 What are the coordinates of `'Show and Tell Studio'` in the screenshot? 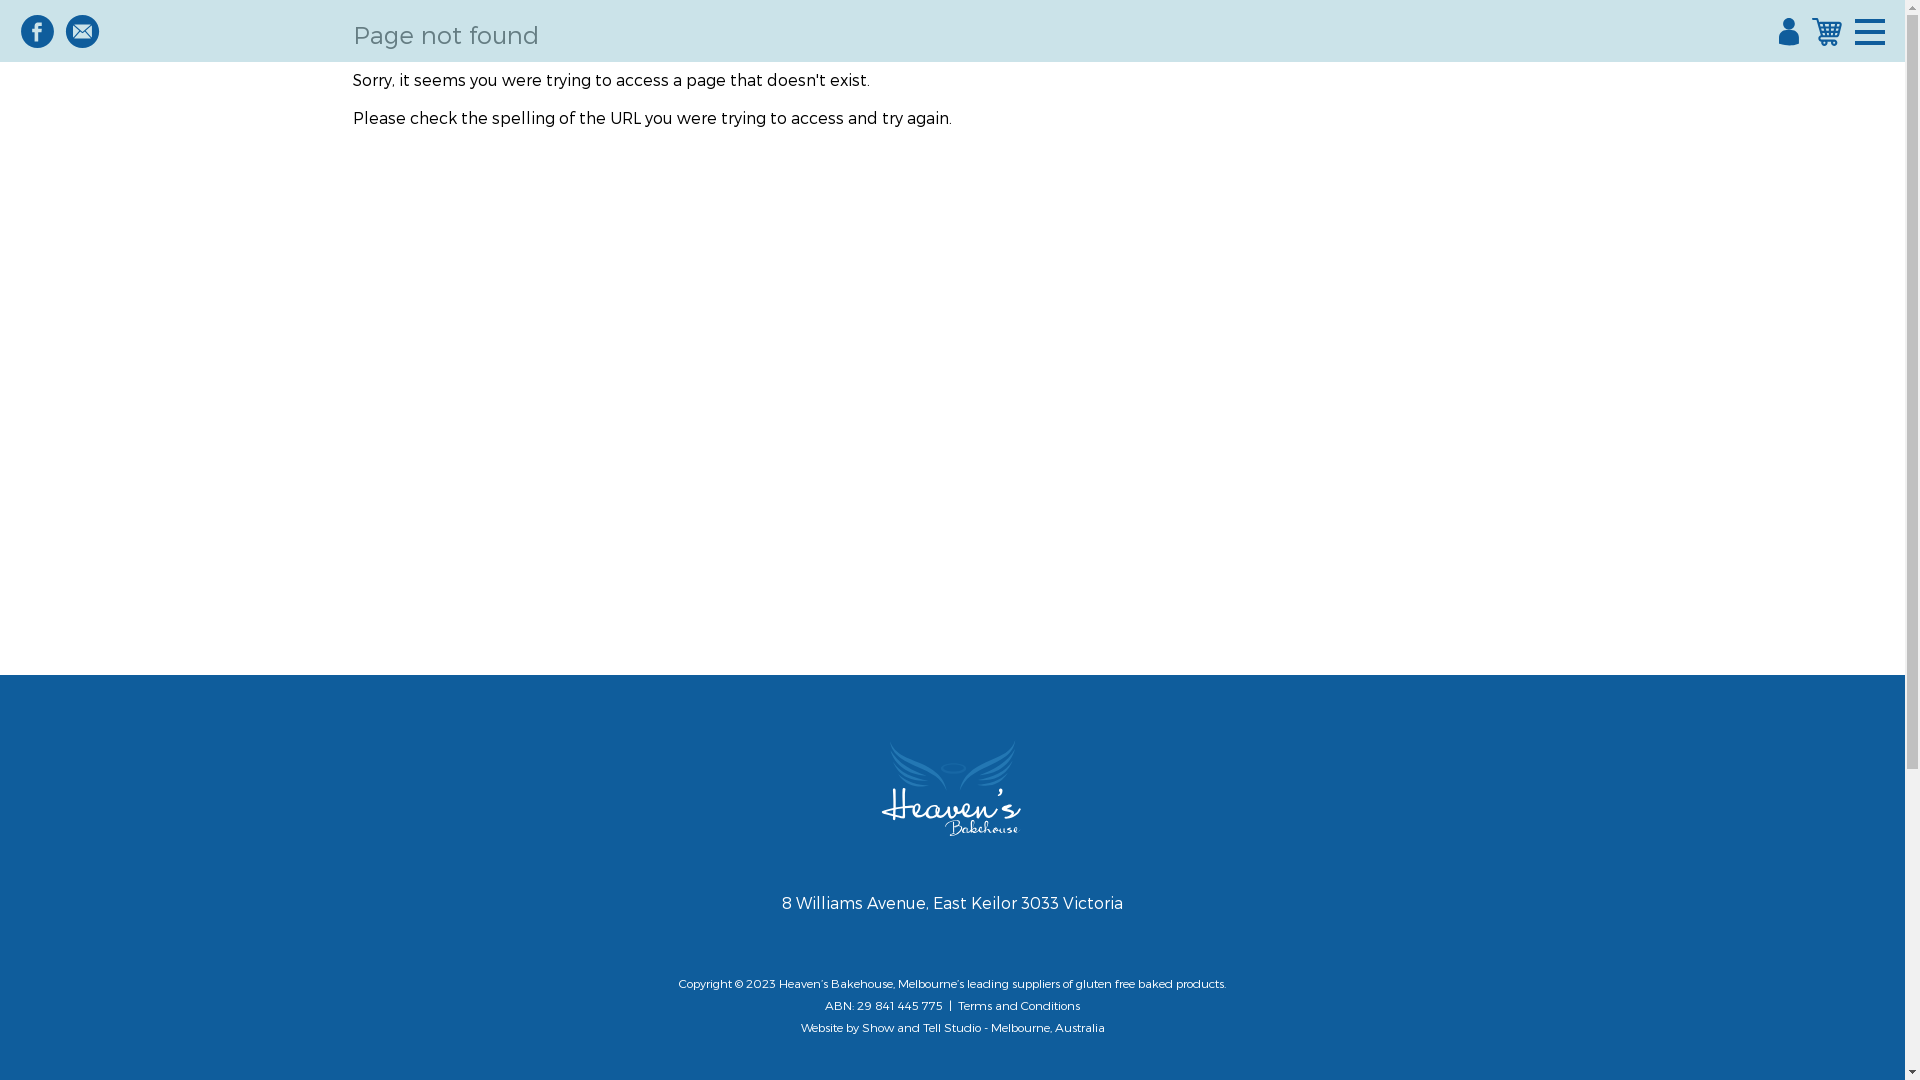 It's located at (920, 1026).